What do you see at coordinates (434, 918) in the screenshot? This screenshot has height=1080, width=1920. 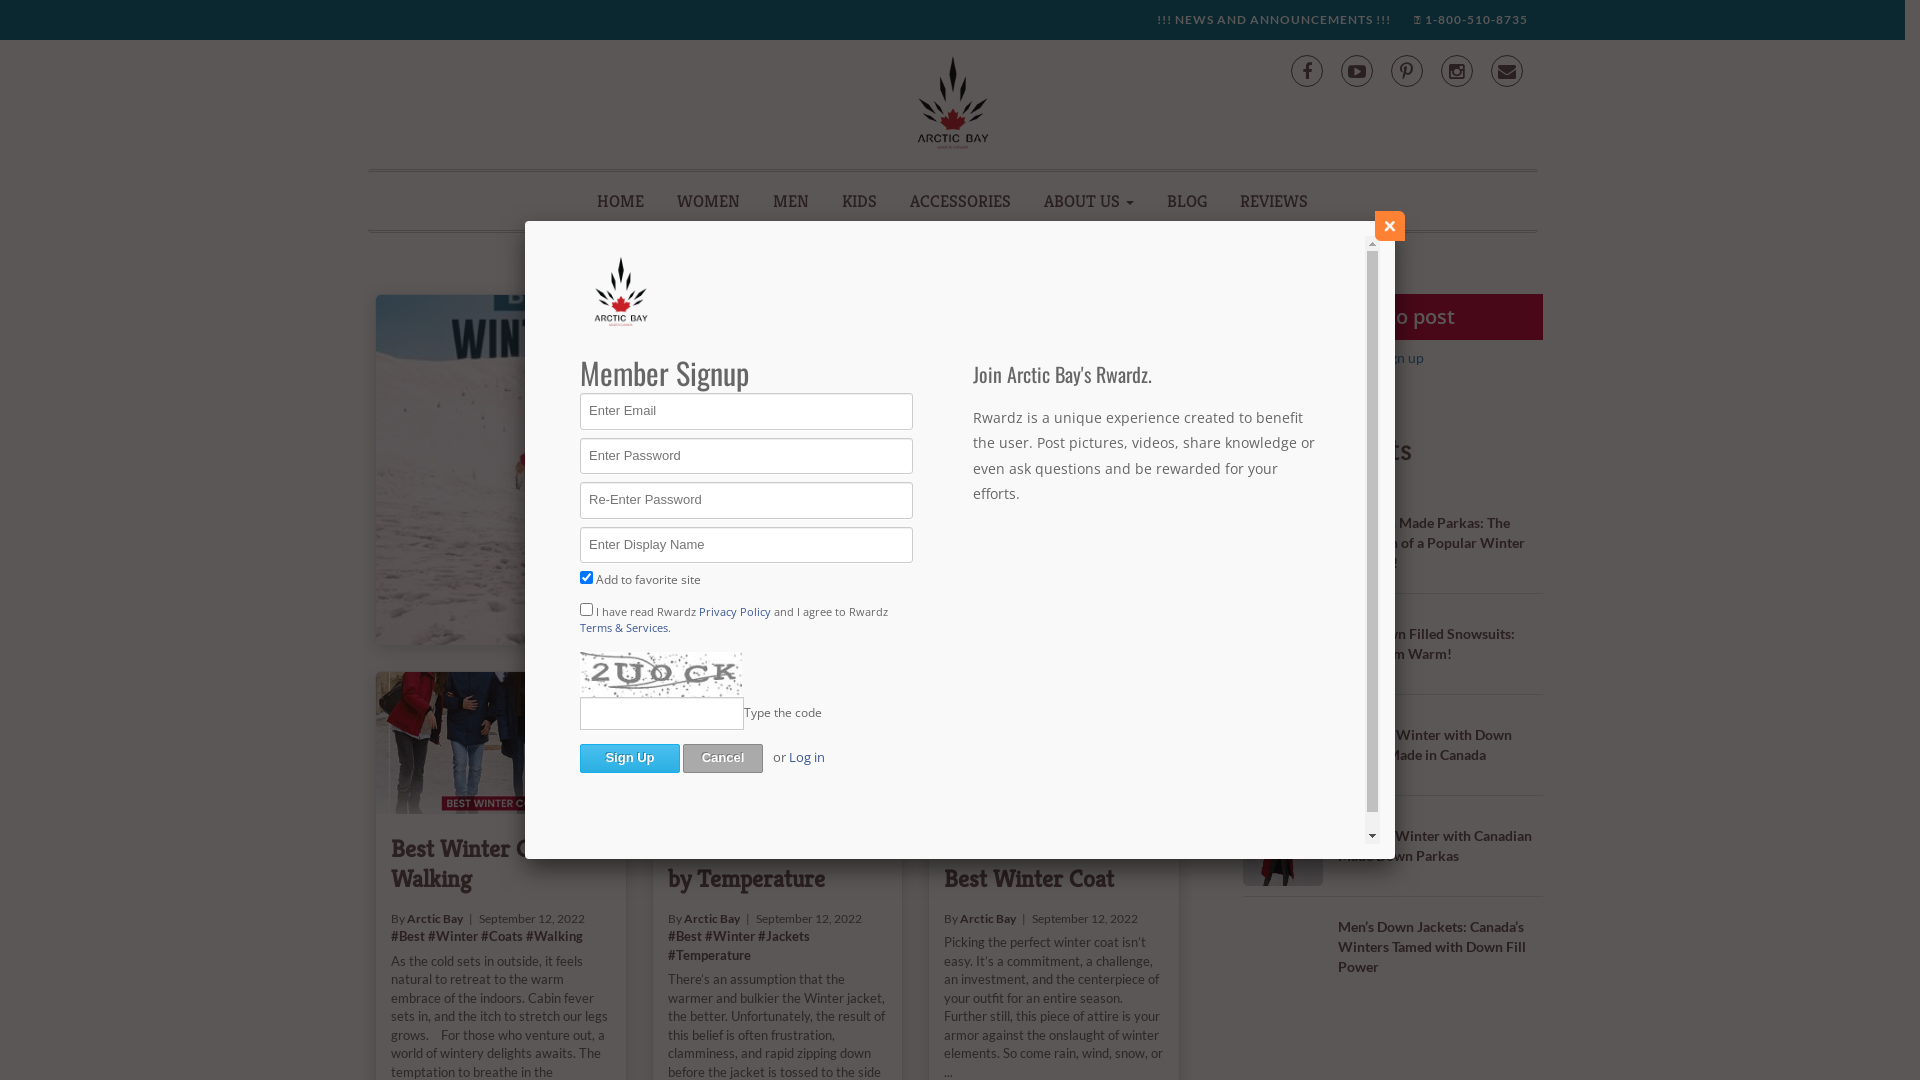 I see `'Arctic Bay'` at bounding box center [434, 918].